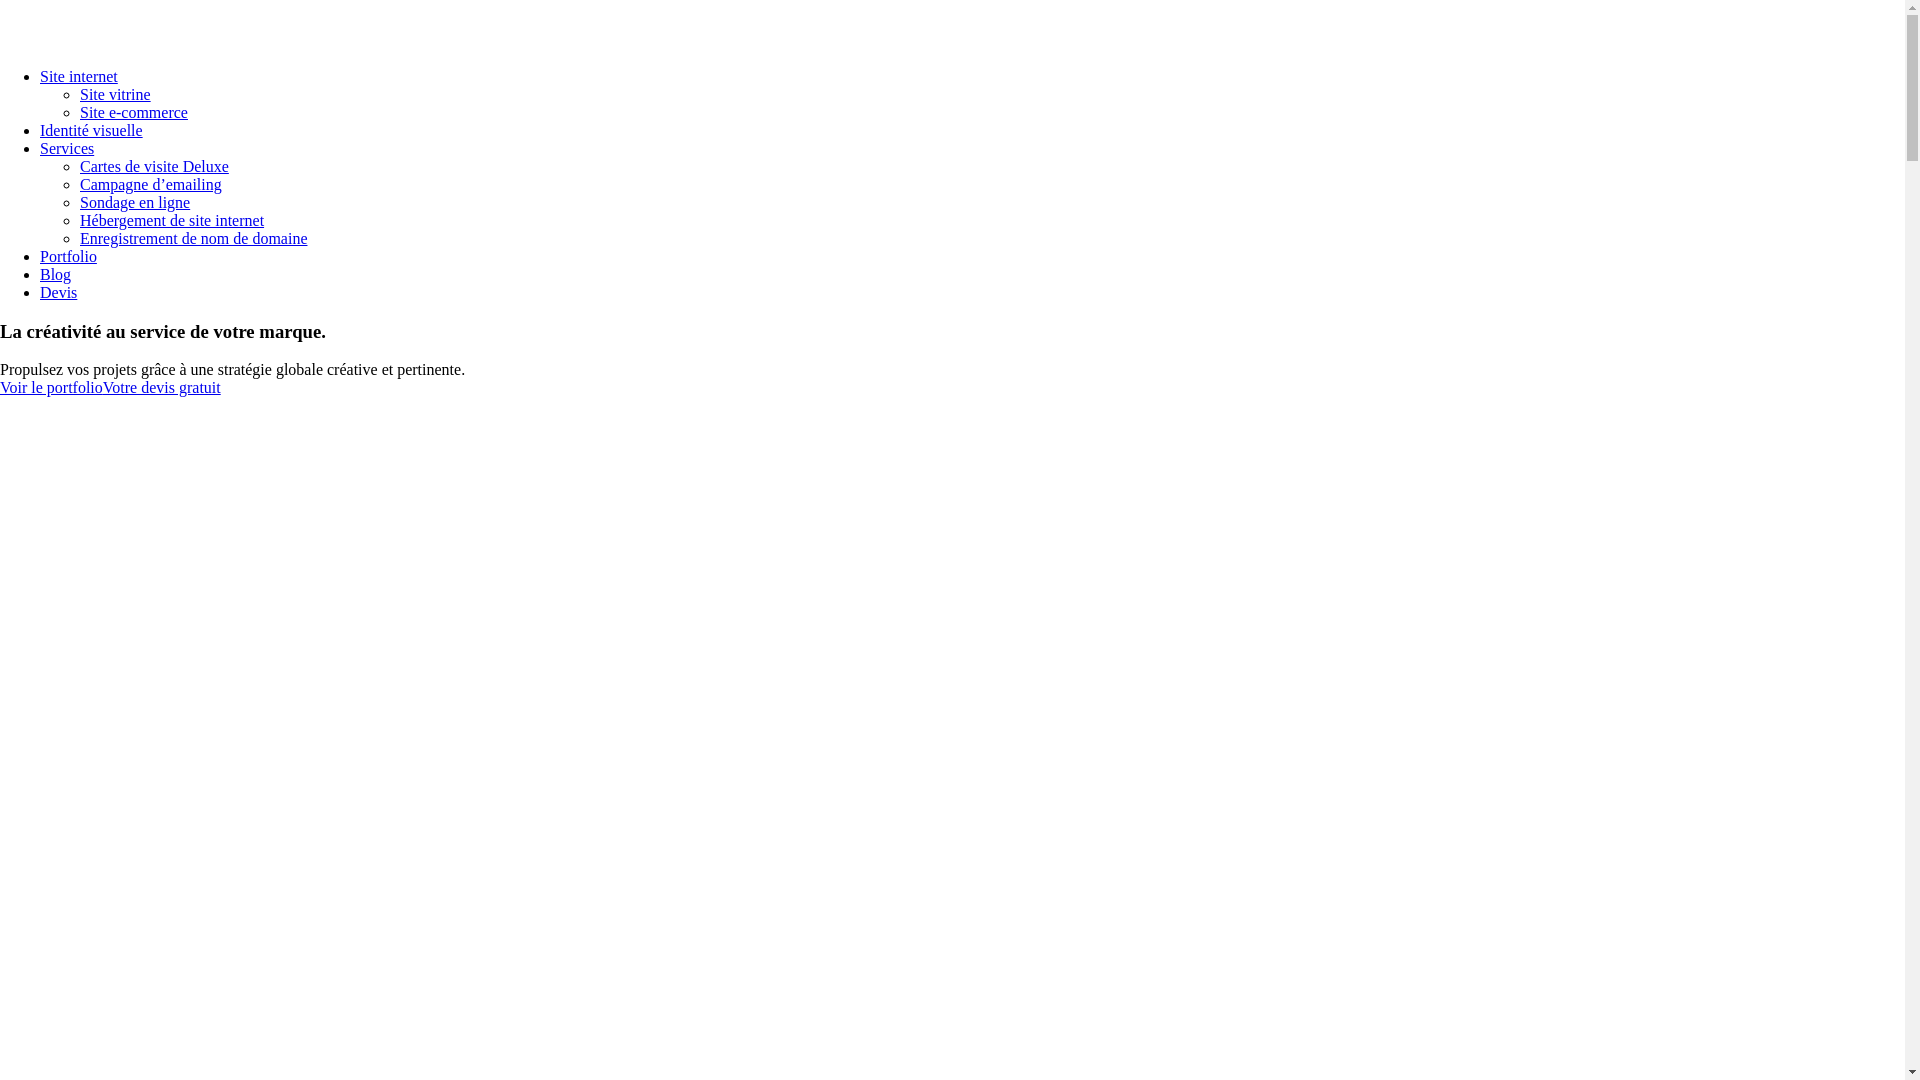 The height and width of the screenshot is (1080, 1920). I want to click on 'Sondage en ligne', so click(133, 202).